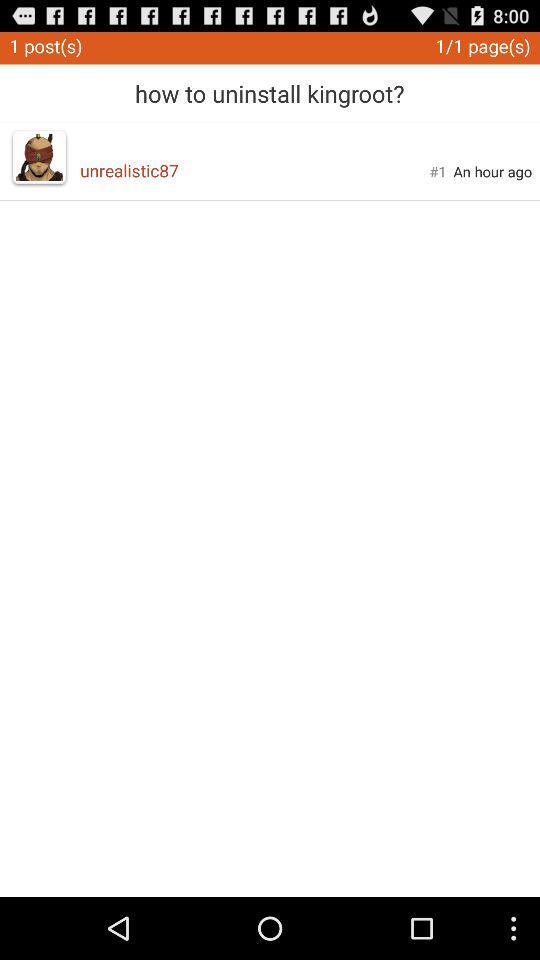 This screenshot has height=960, width=540. What do you see at coordinates (491, 170) in the screenshot?
I see `item below 1 1 page app` at bounding box center [491, 170].